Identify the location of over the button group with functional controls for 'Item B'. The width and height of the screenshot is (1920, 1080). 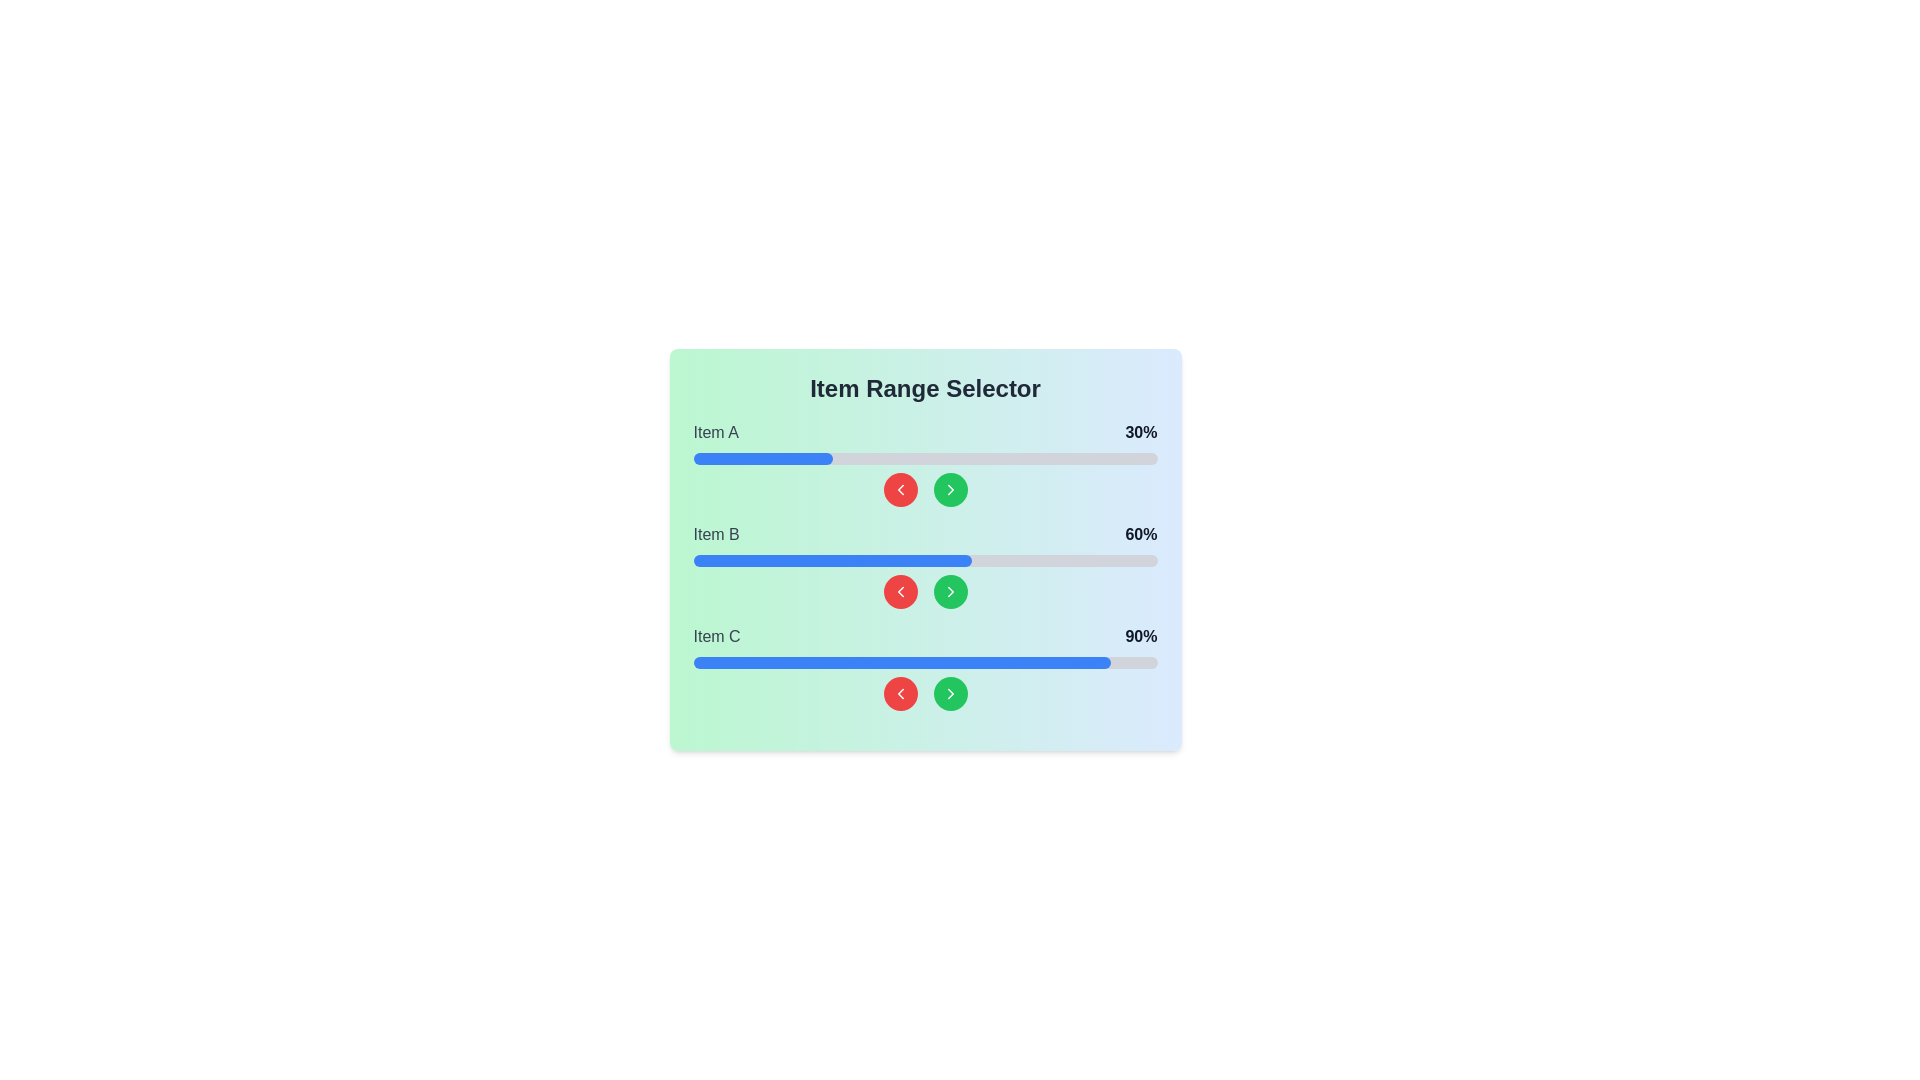
(924, 590).